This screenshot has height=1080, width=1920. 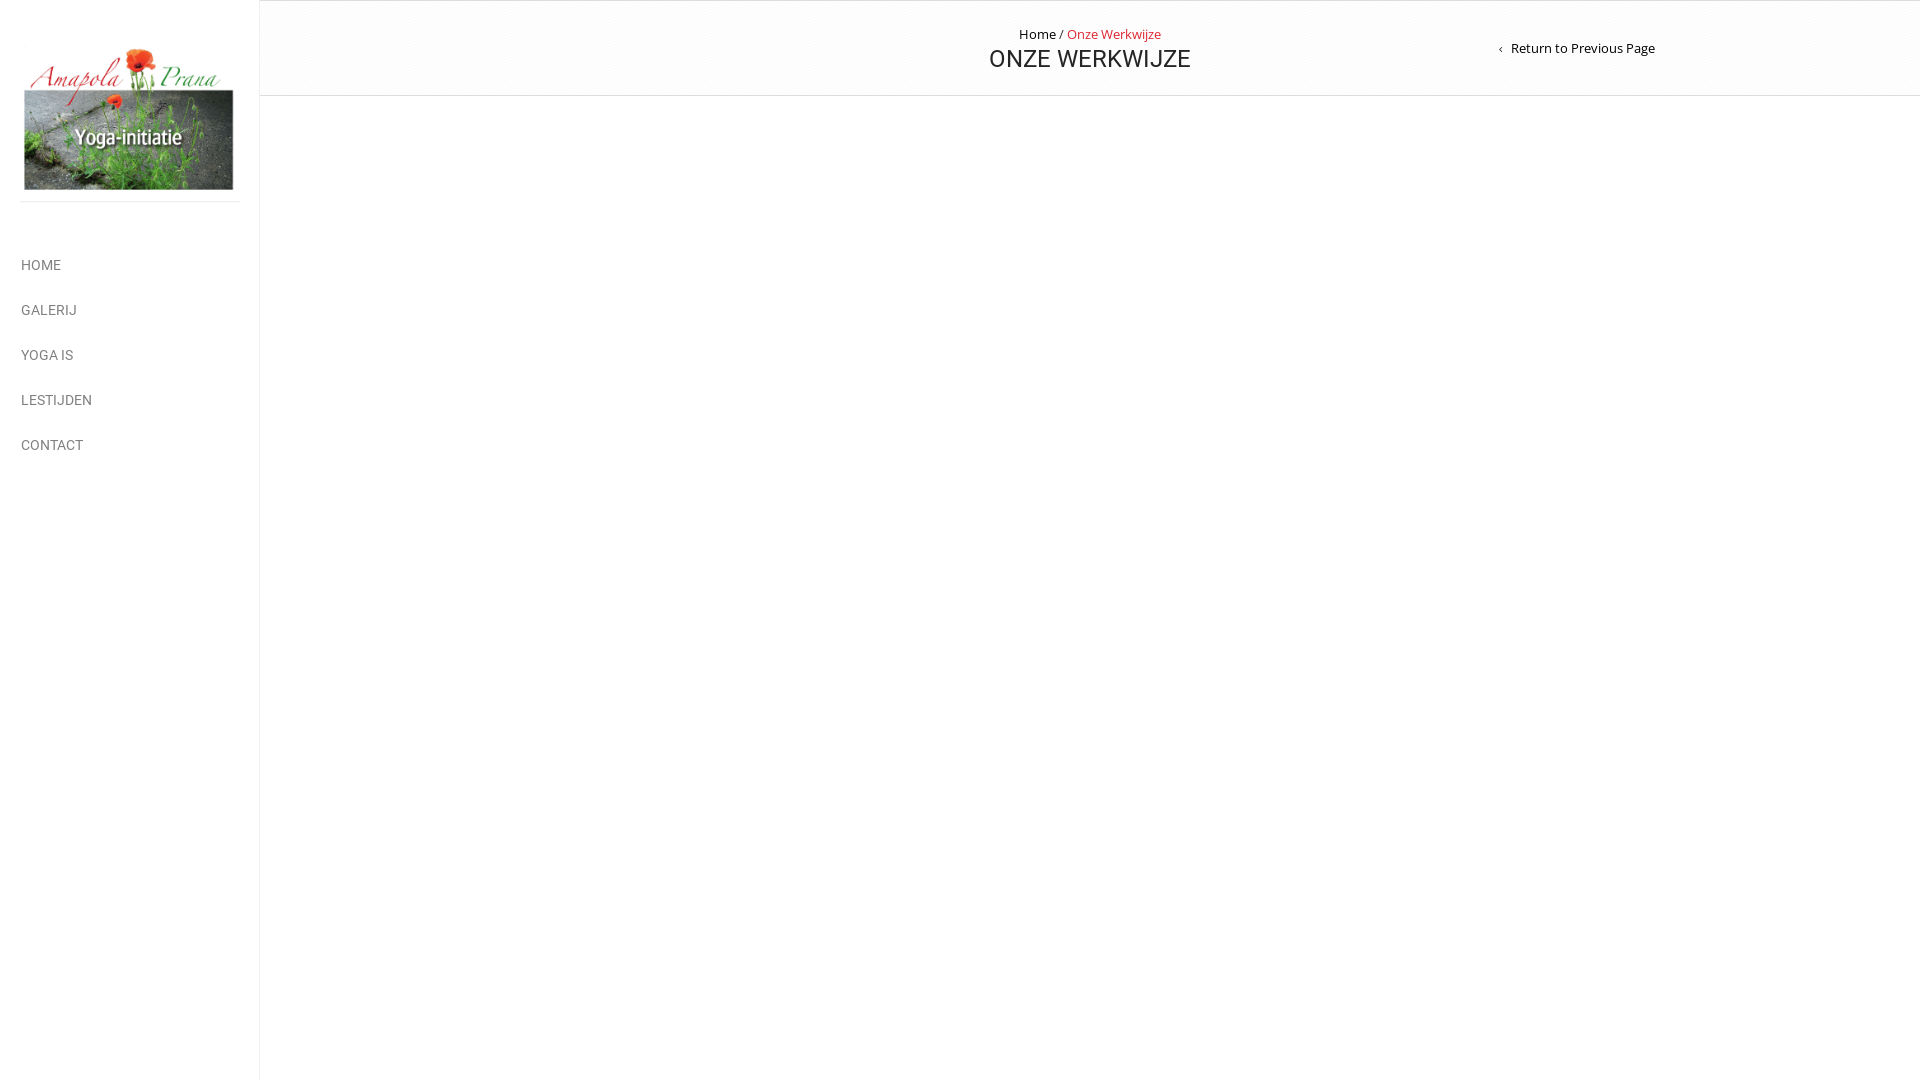 I want to click on 'HOME', so click(x=41, y=264).